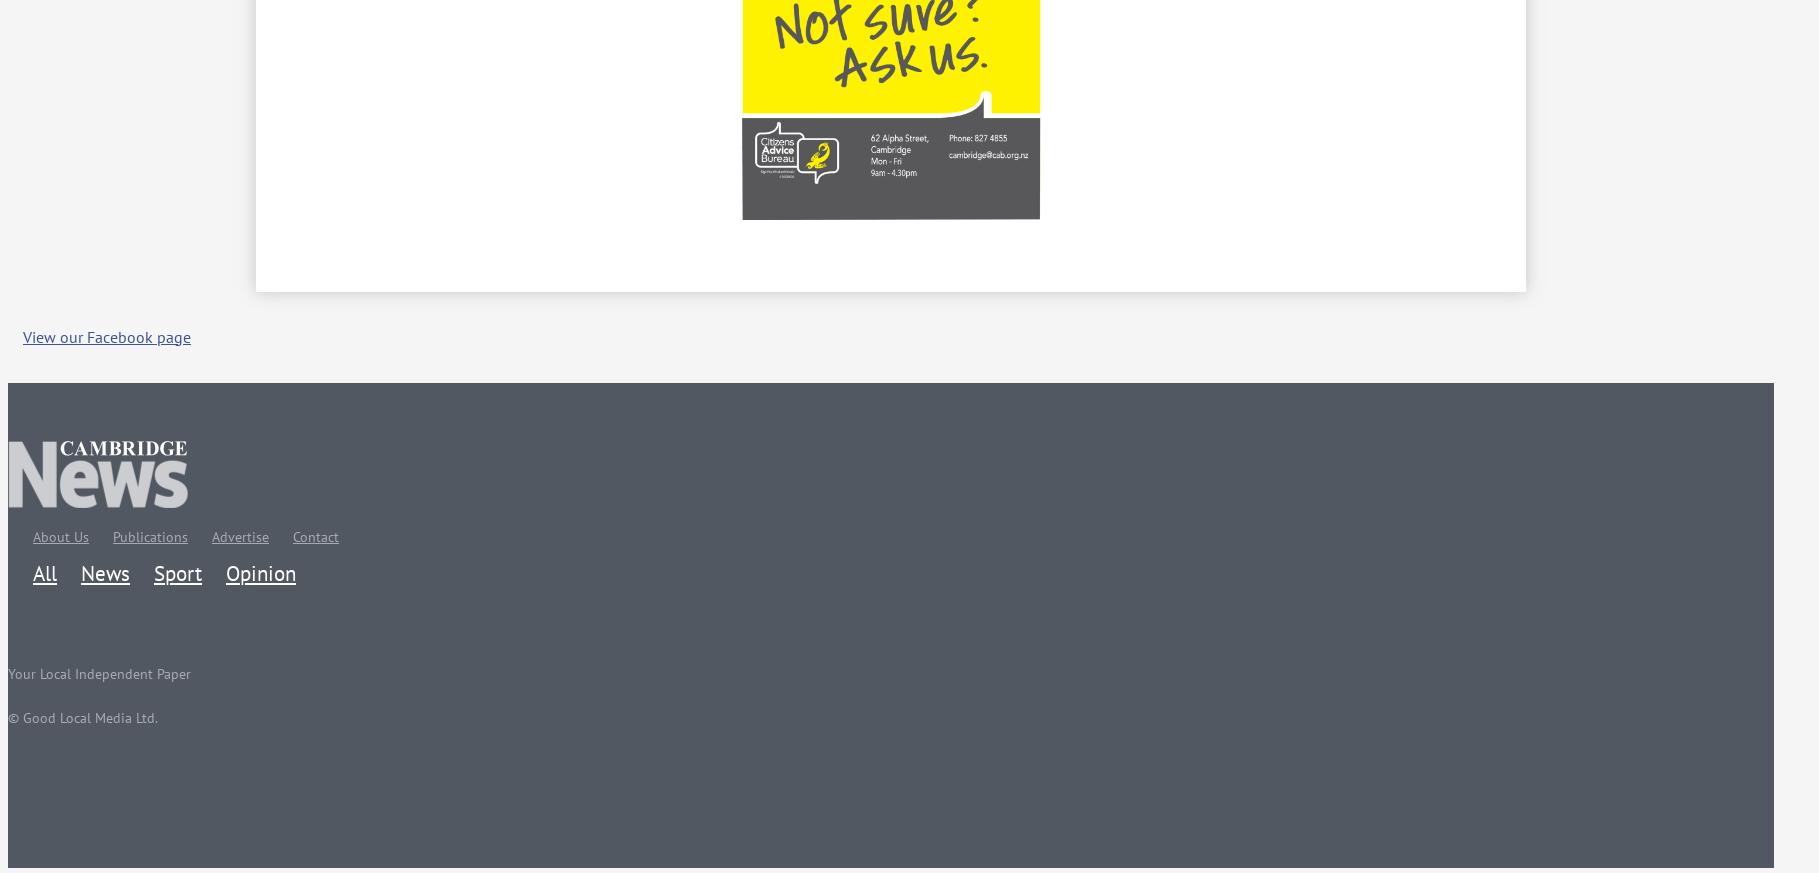  I want to click on 'News', so click(105, 572).